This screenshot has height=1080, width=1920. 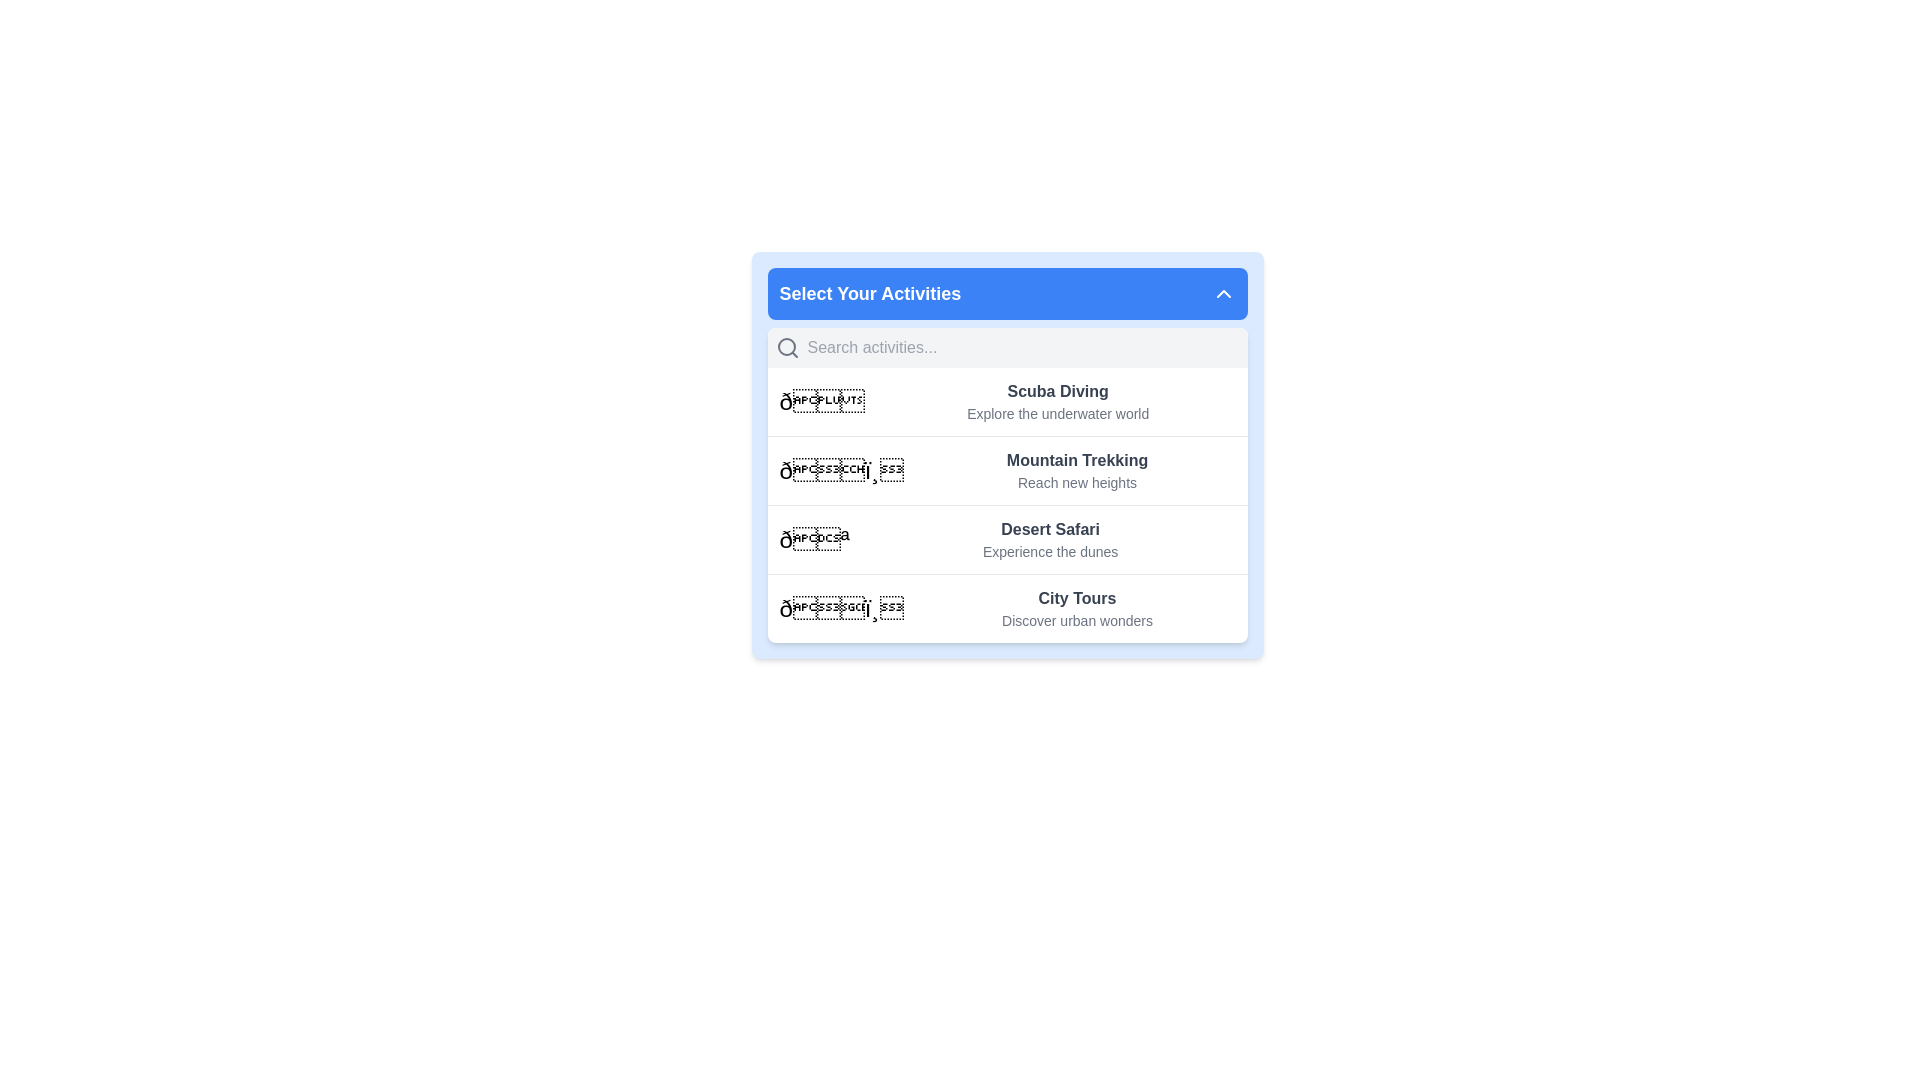 I want to click on the fourth list item in the city tours selection list, so click(x=1007, y=607).